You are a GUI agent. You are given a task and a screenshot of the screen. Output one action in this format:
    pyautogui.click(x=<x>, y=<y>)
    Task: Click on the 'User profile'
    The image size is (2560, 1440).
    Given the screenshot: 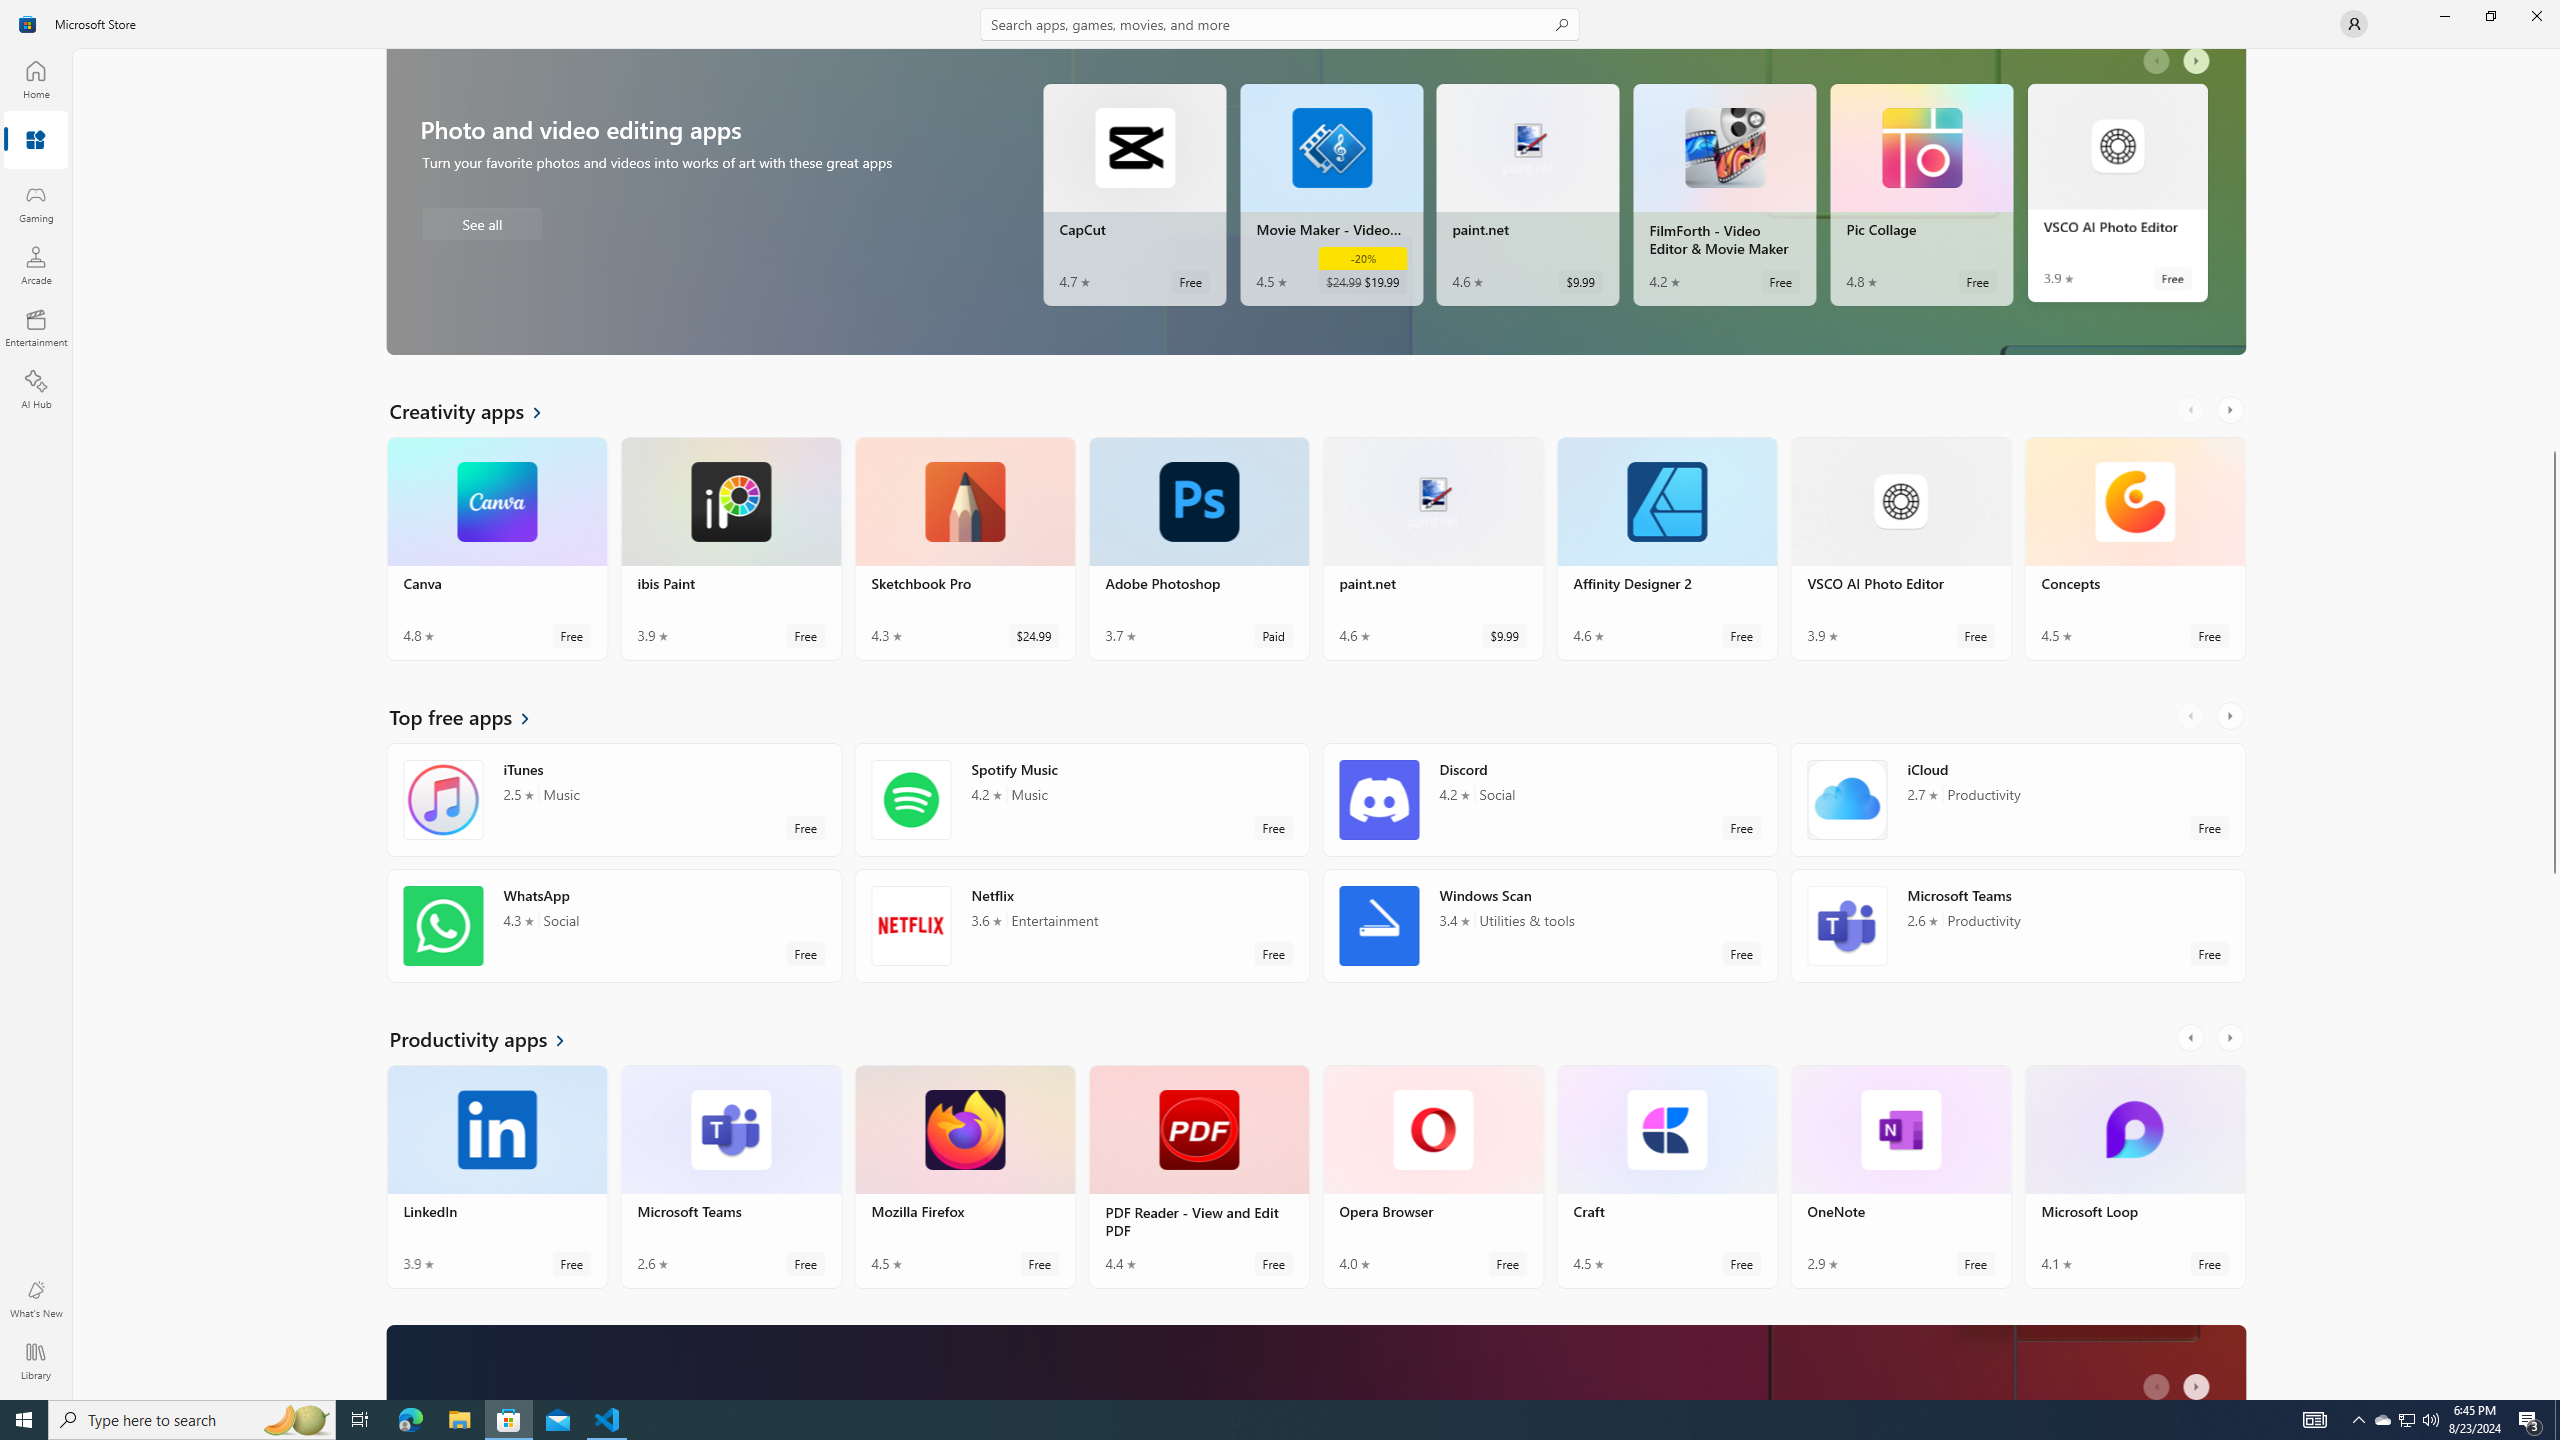 What is the action you would take?
    pyautogui.click(x=2352, y=22)
    